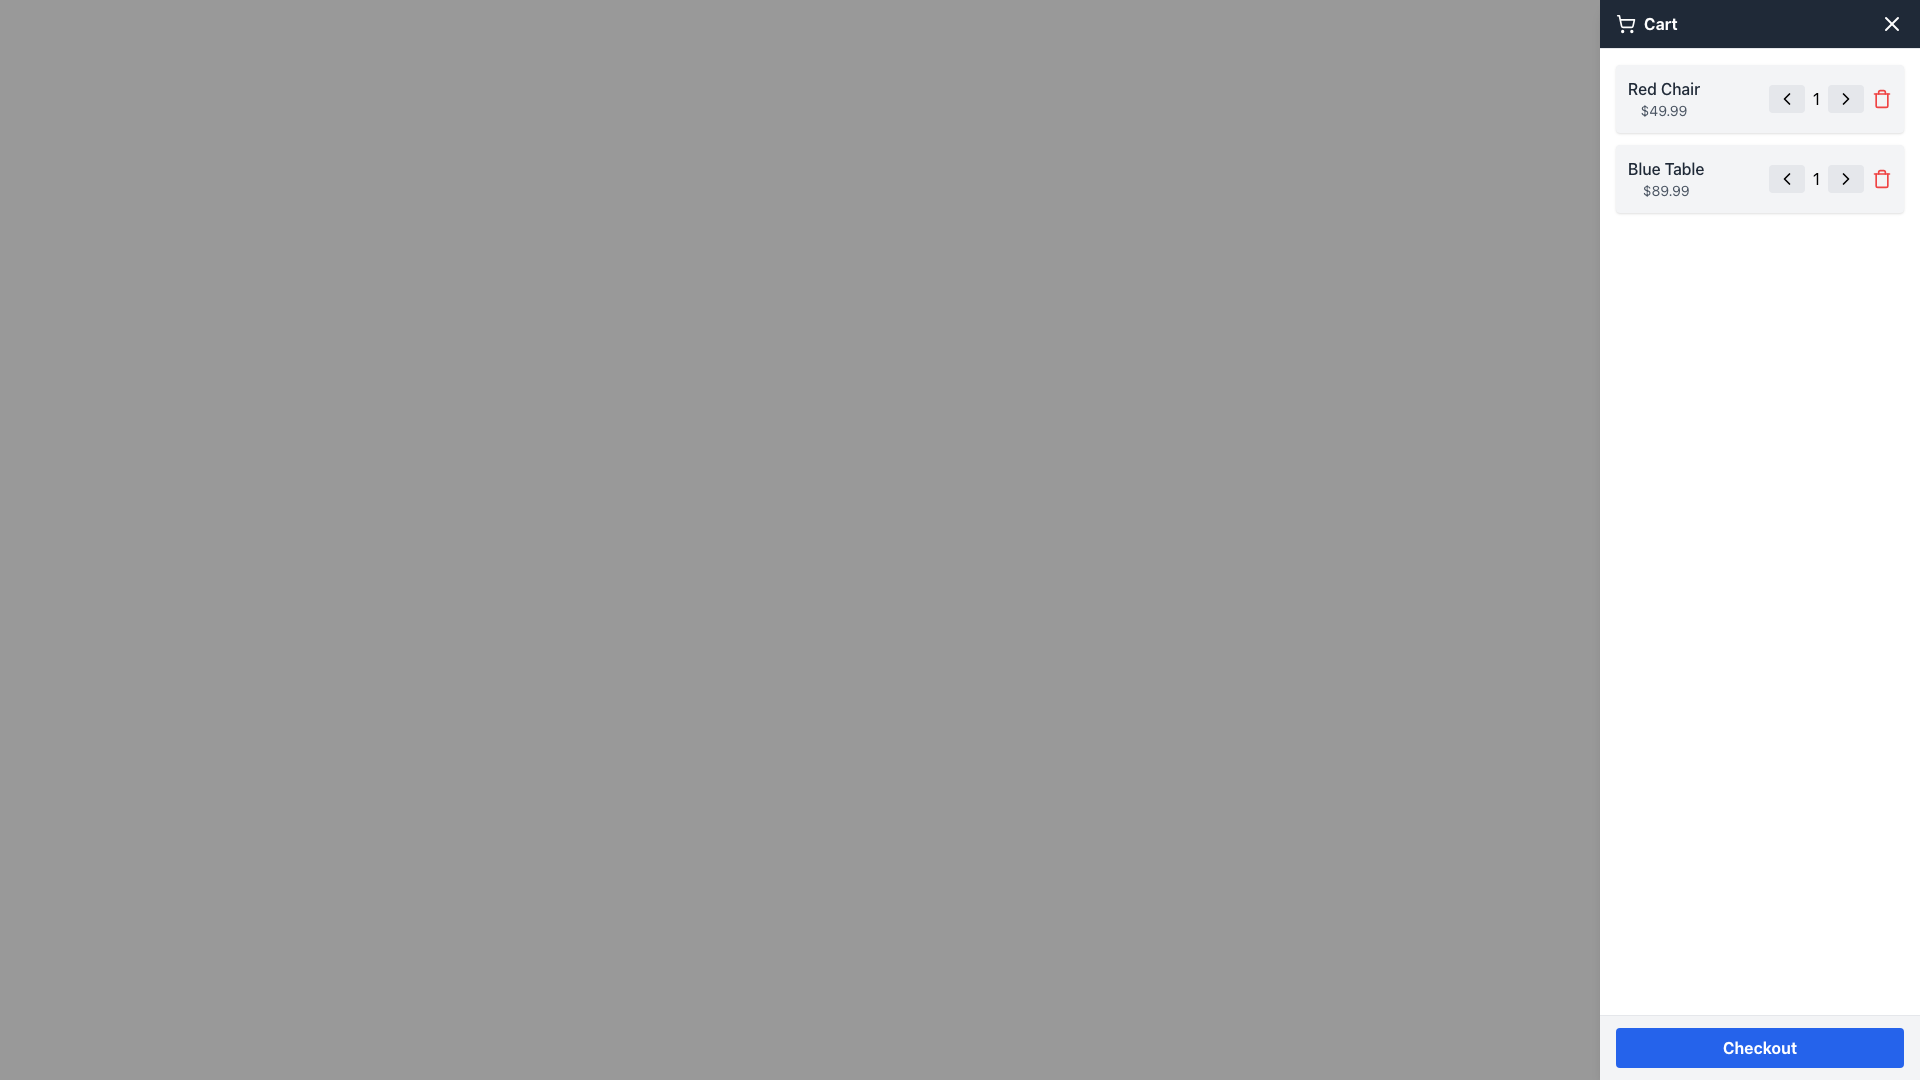 The height and width of the screenshot is (1080, 1920). I want to click on the 'Blue Table' text label in the shopping cart, which displays the product name below the 'Red Chair', so click(1666, 168).